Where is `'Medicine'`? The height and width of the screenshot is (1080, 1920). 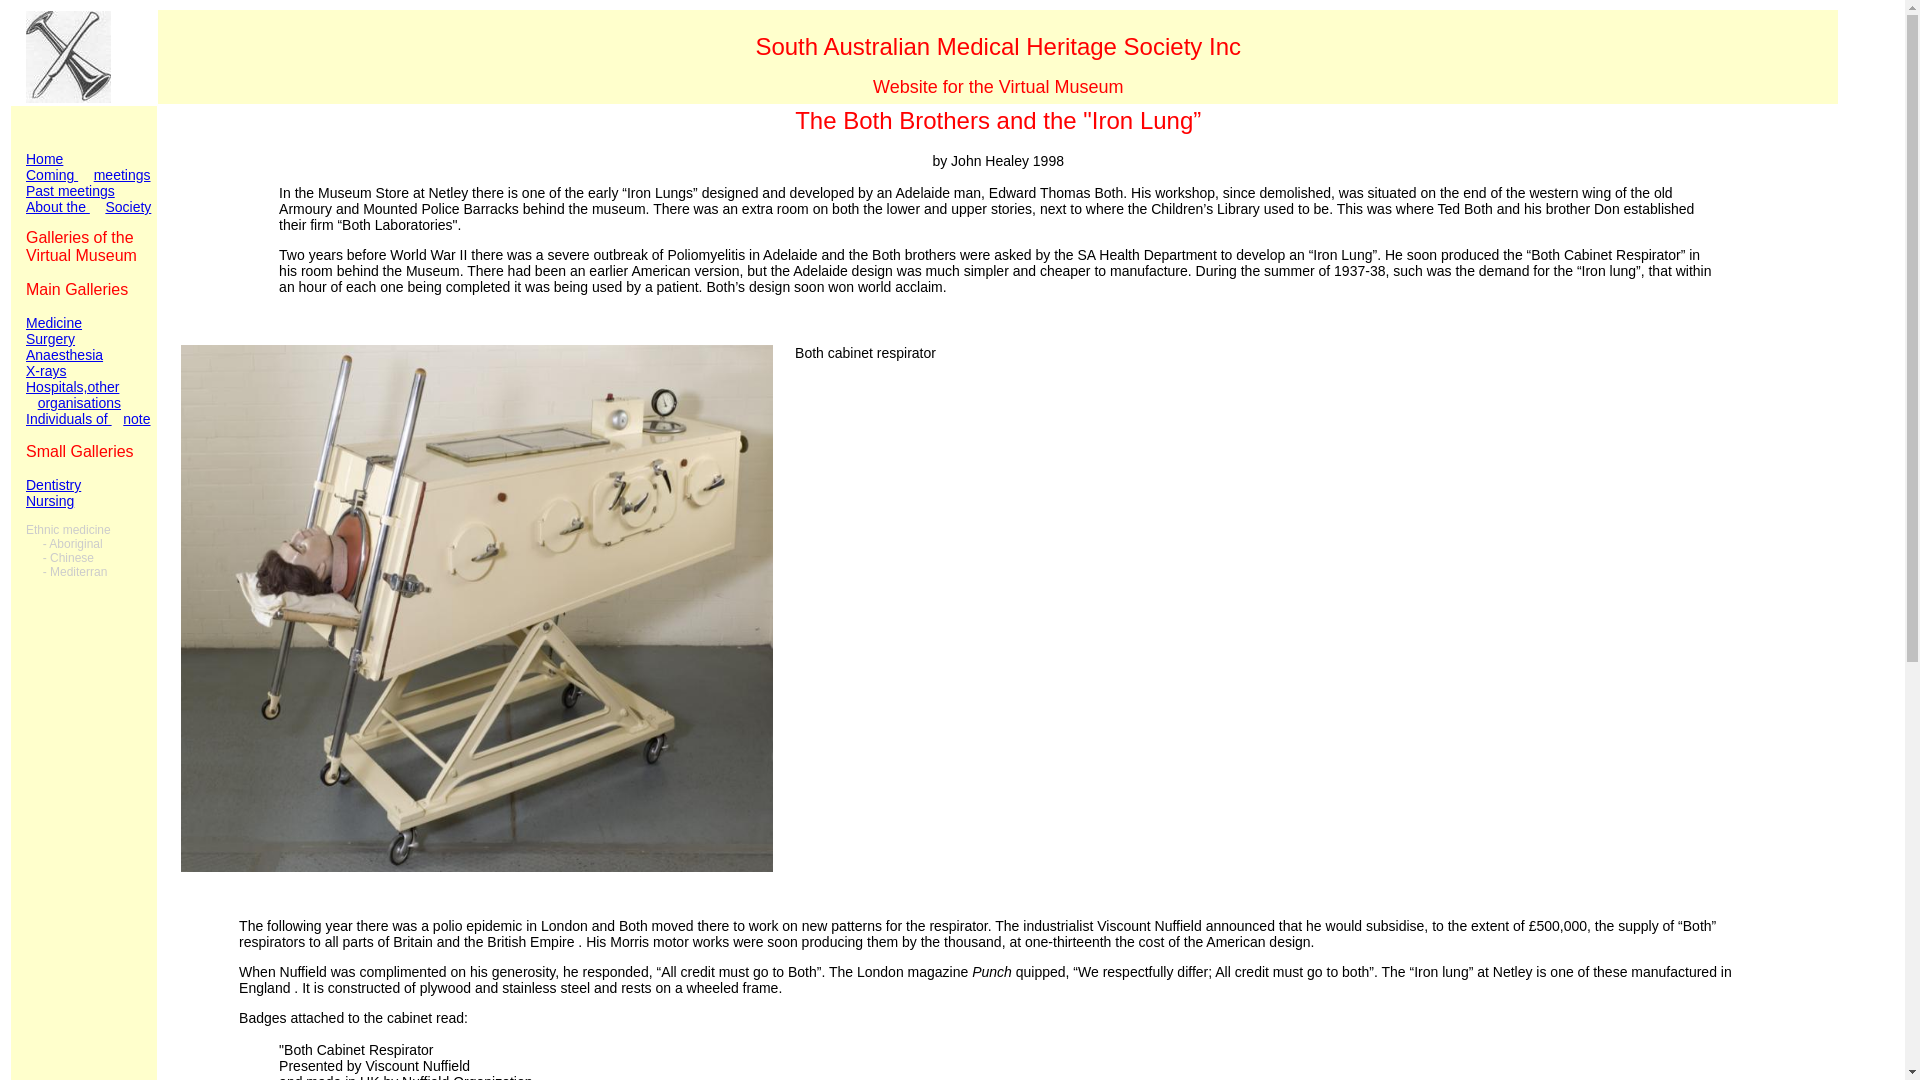
'Medicine' is located at coordinates (53, 322).